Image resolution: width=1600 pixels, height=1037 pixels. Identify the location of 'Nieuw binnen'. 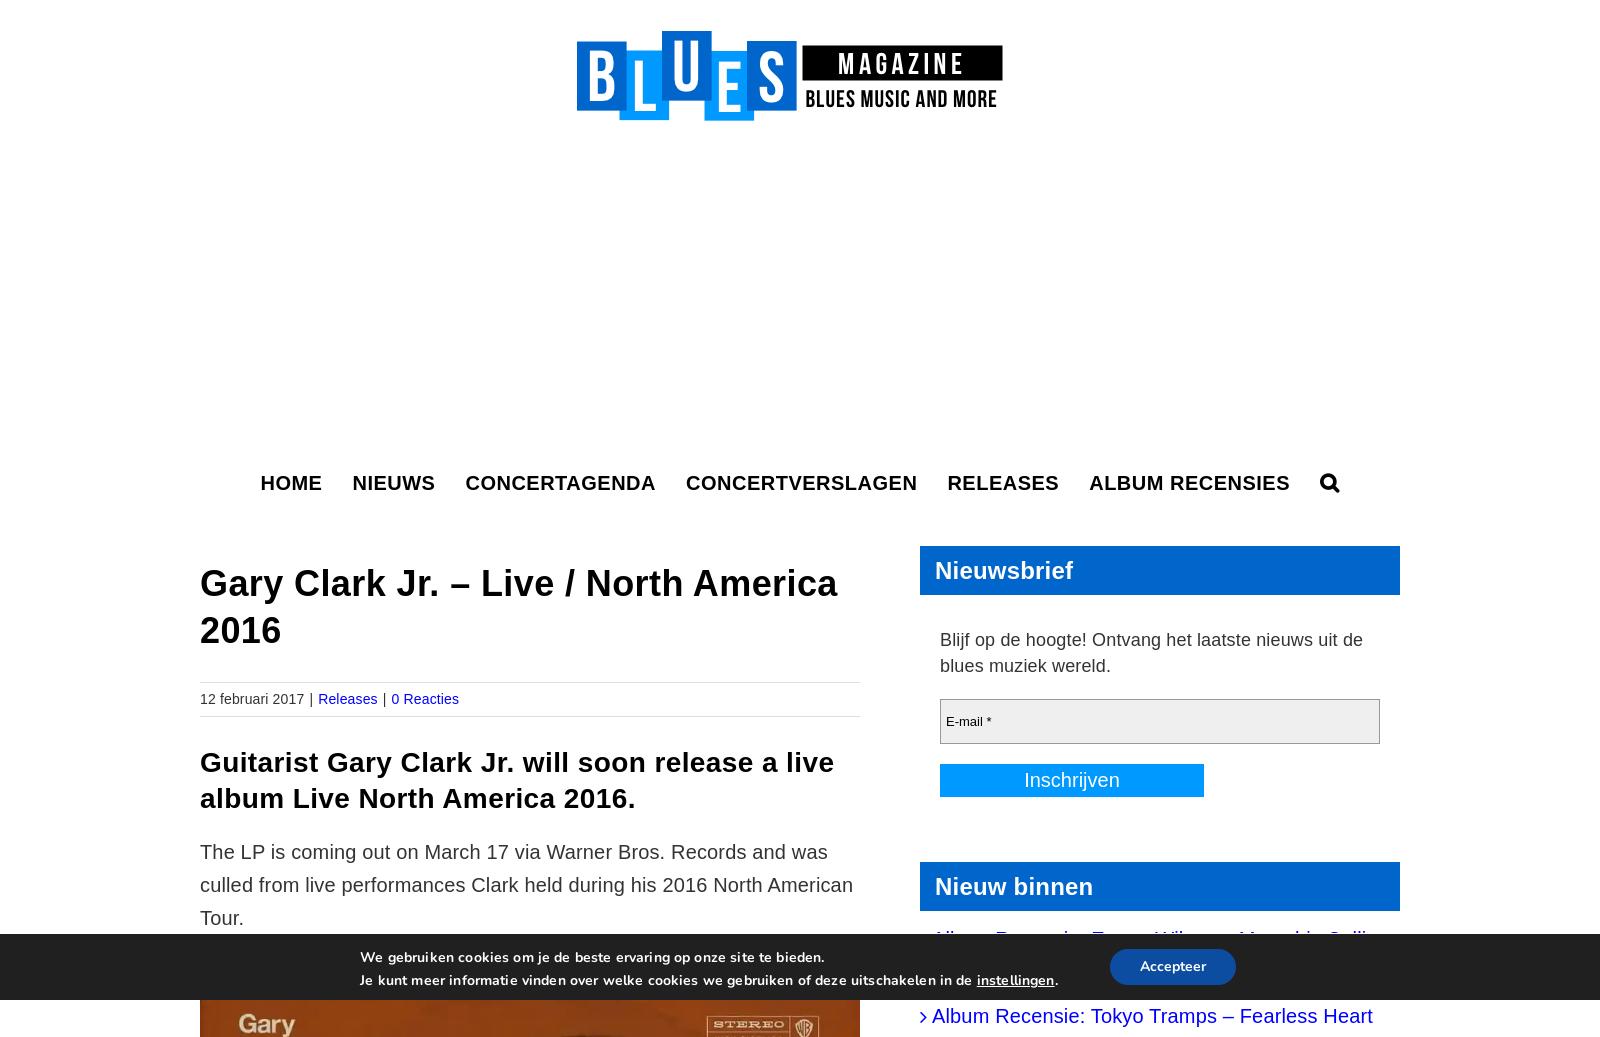
(1014, 886).